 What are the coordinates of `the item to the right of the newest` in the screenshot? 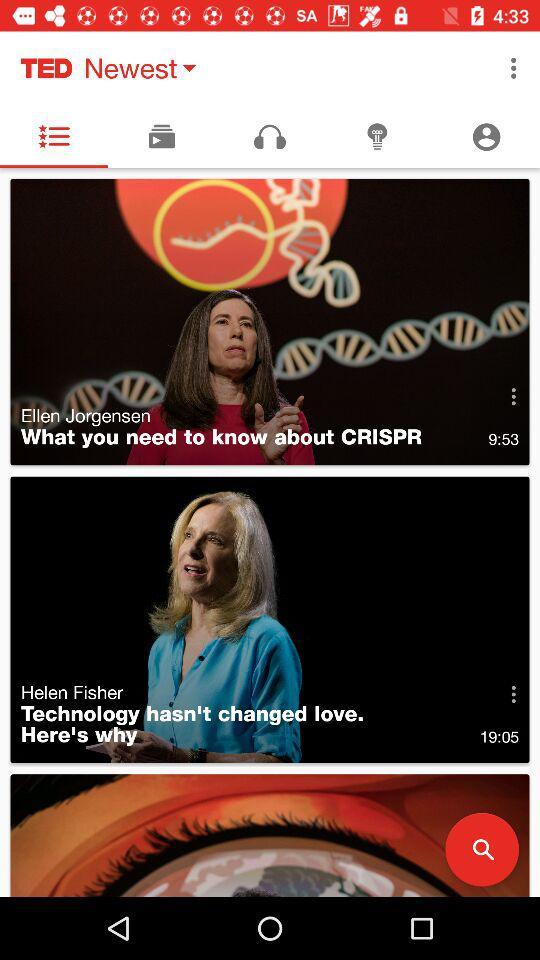 It's located at (513, 68).